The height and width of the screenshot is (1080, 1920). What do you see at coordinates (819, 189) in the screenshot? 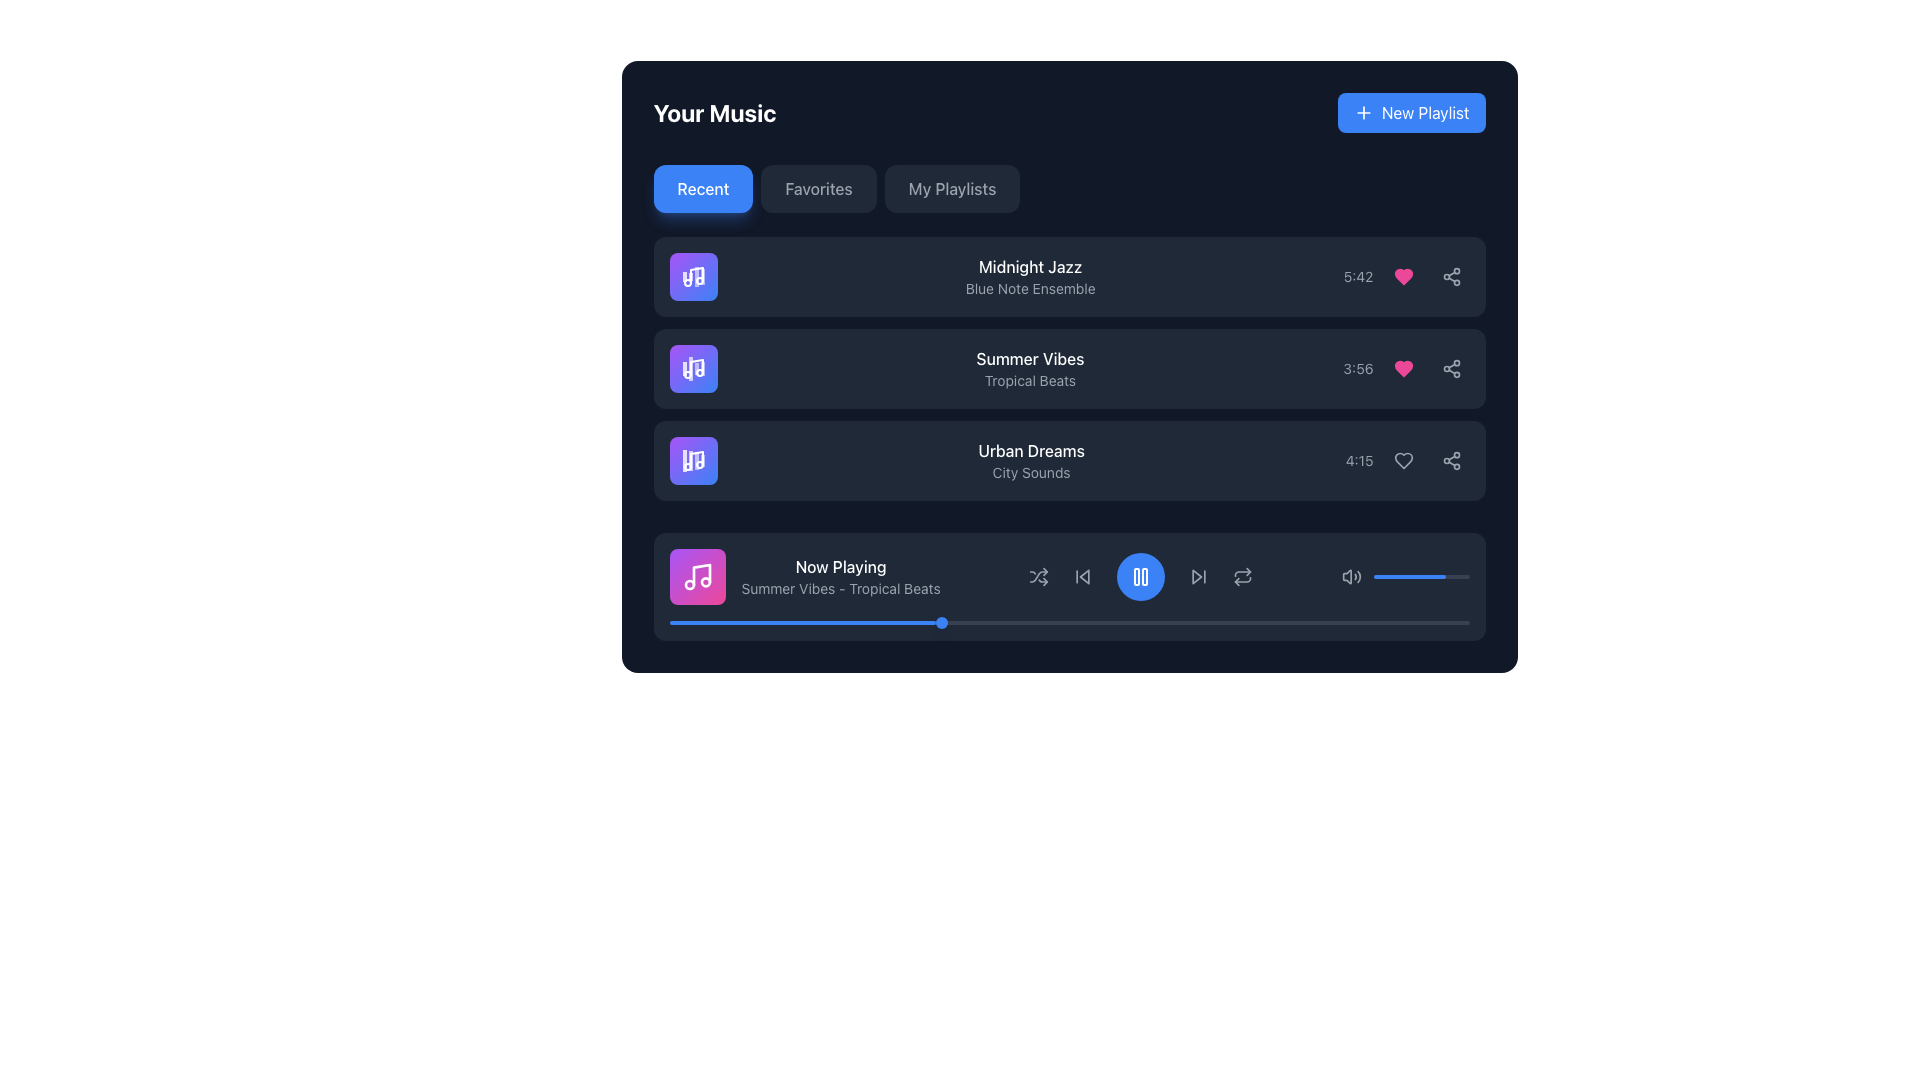
I see `the second button` at bounding box center [819, 189].